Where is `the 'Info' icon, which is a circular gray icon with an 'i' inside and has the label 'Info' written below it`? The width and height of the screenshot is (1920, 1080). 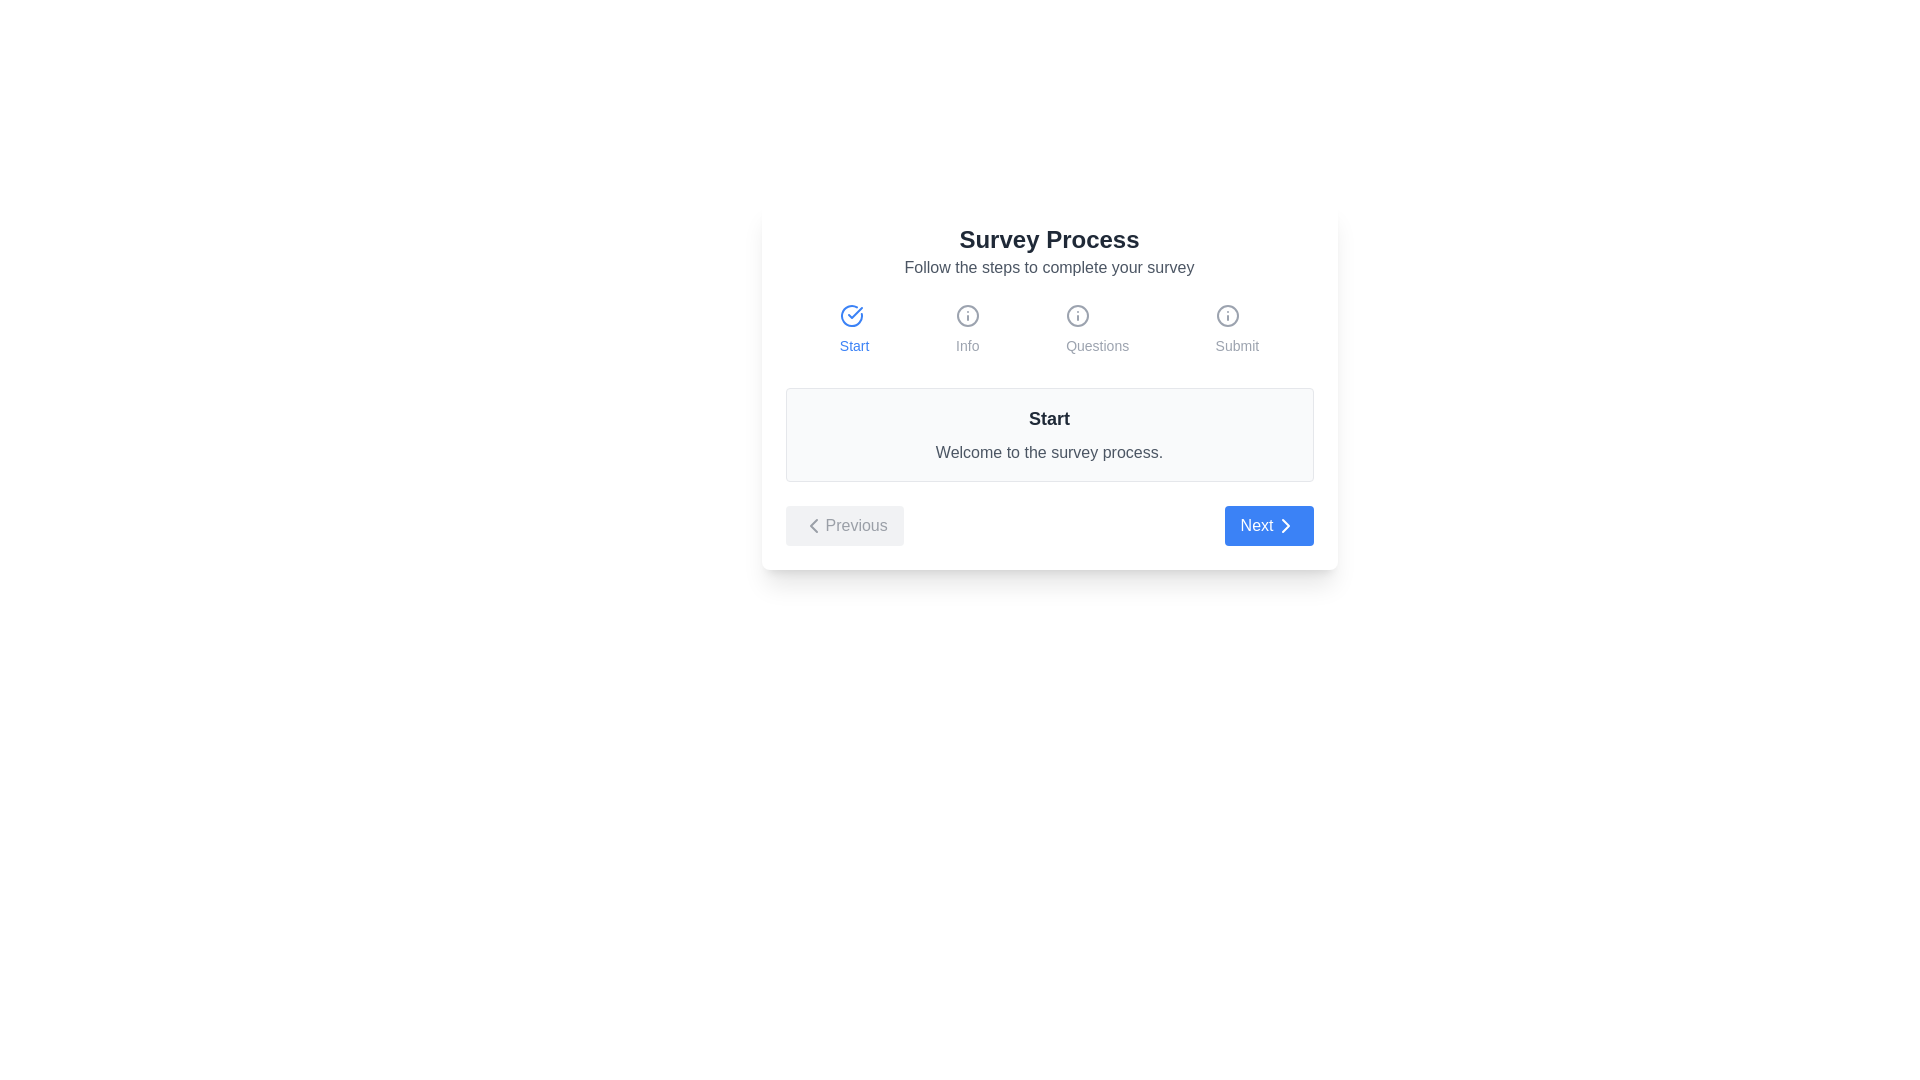
the 'Info' icon, which is a circular gray icon with an 'i' inside and has the label 'Info' written below it is located at coordinates (967, 329).